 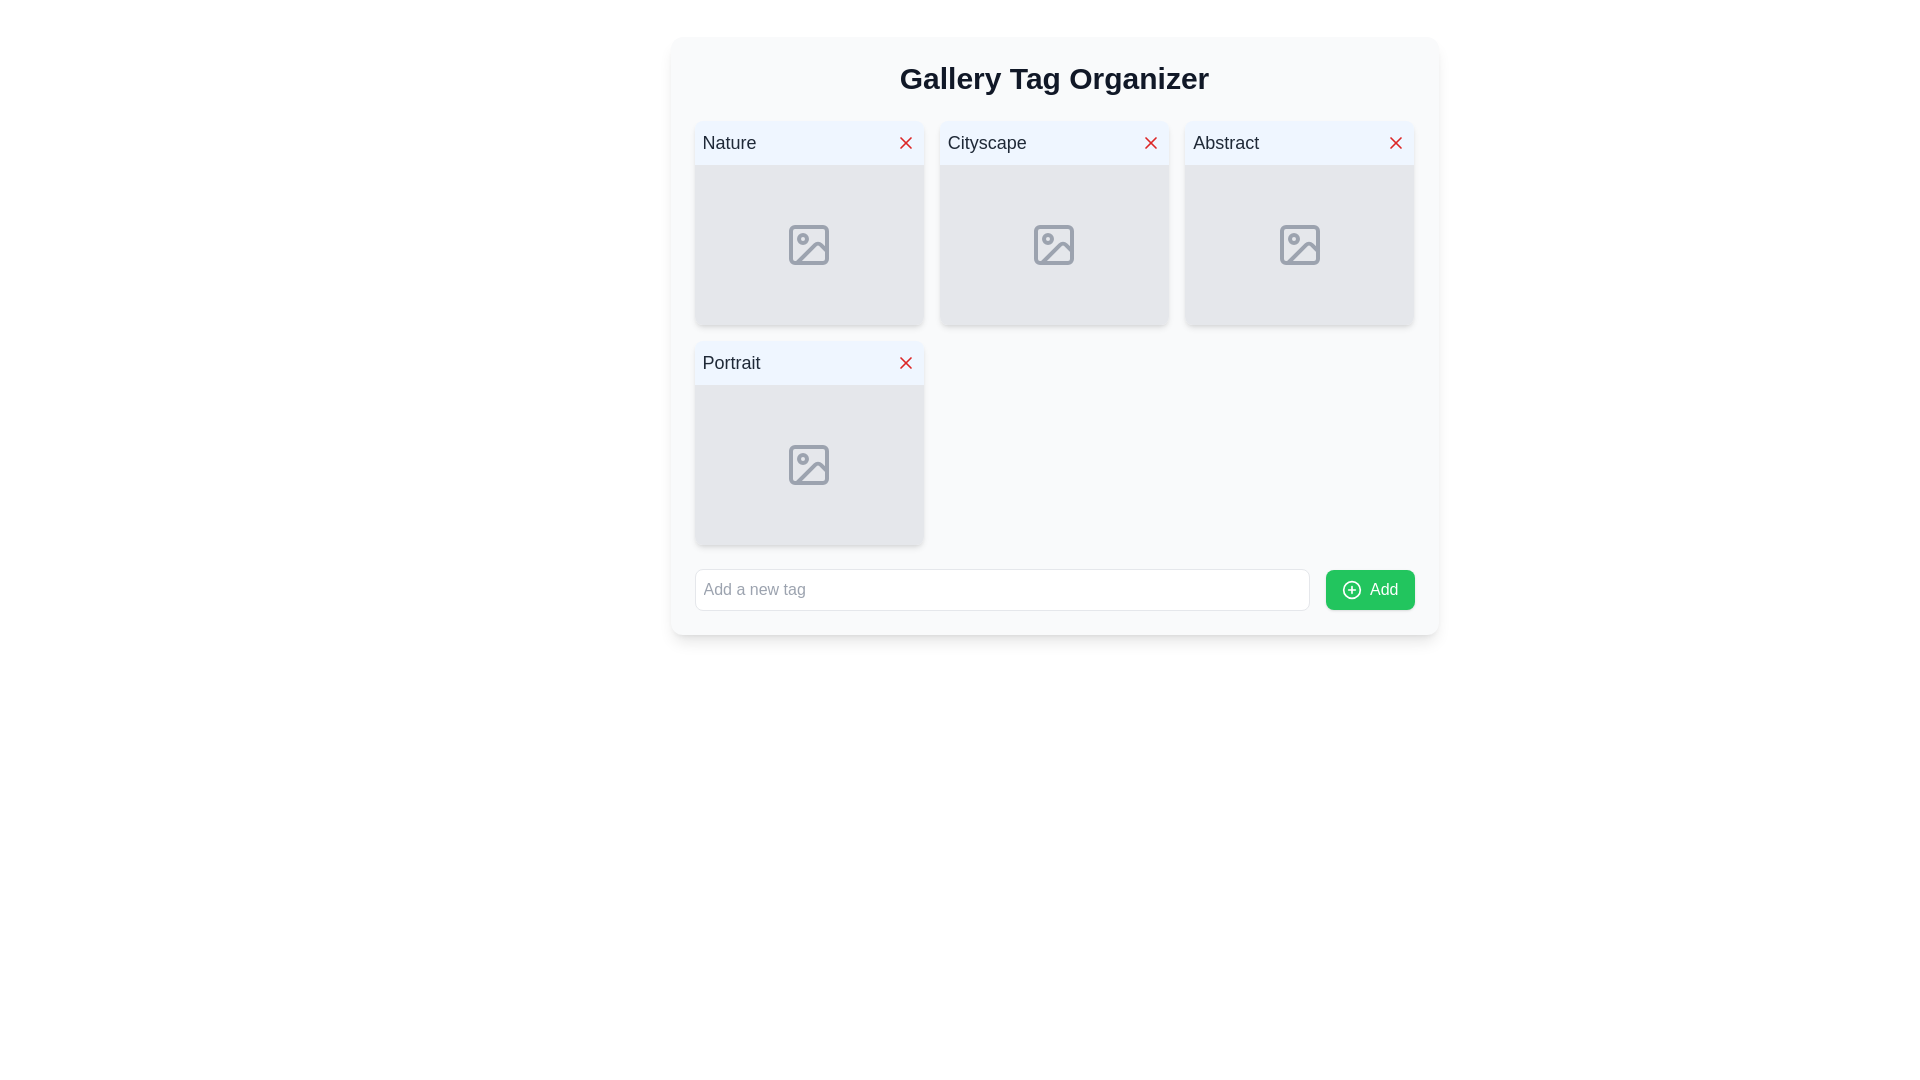 I want to click on the 24x24 pixel gray SVG icon depicting a rectangle with rounded corners, a small circle, and a diagonal line, located inside the 'Abstract' section in the top-right of the grid, so click(x=1299, y=244).